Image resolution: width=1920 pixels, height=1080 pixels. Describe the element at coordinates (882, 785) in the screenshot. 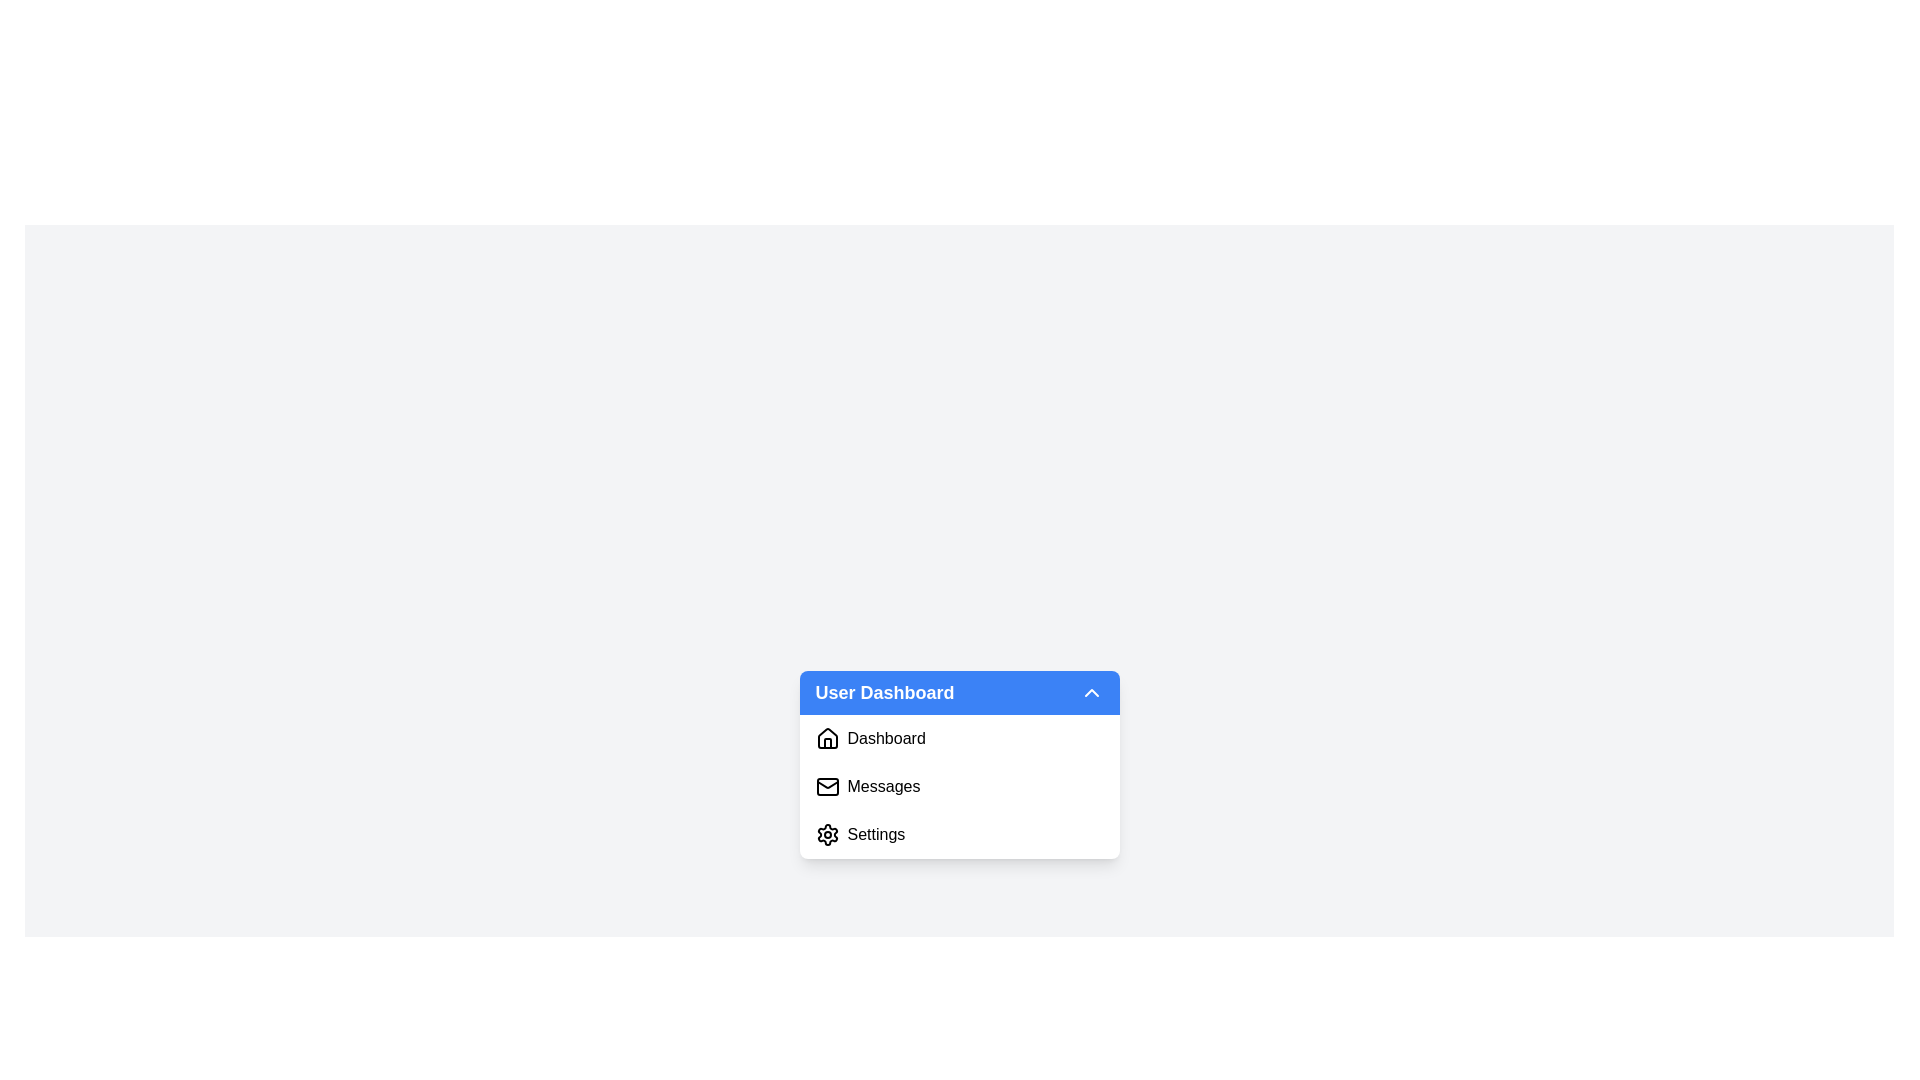

I see `the 'Messages' text label located within the vertical menu under the 'User Dashboard'` at that location.